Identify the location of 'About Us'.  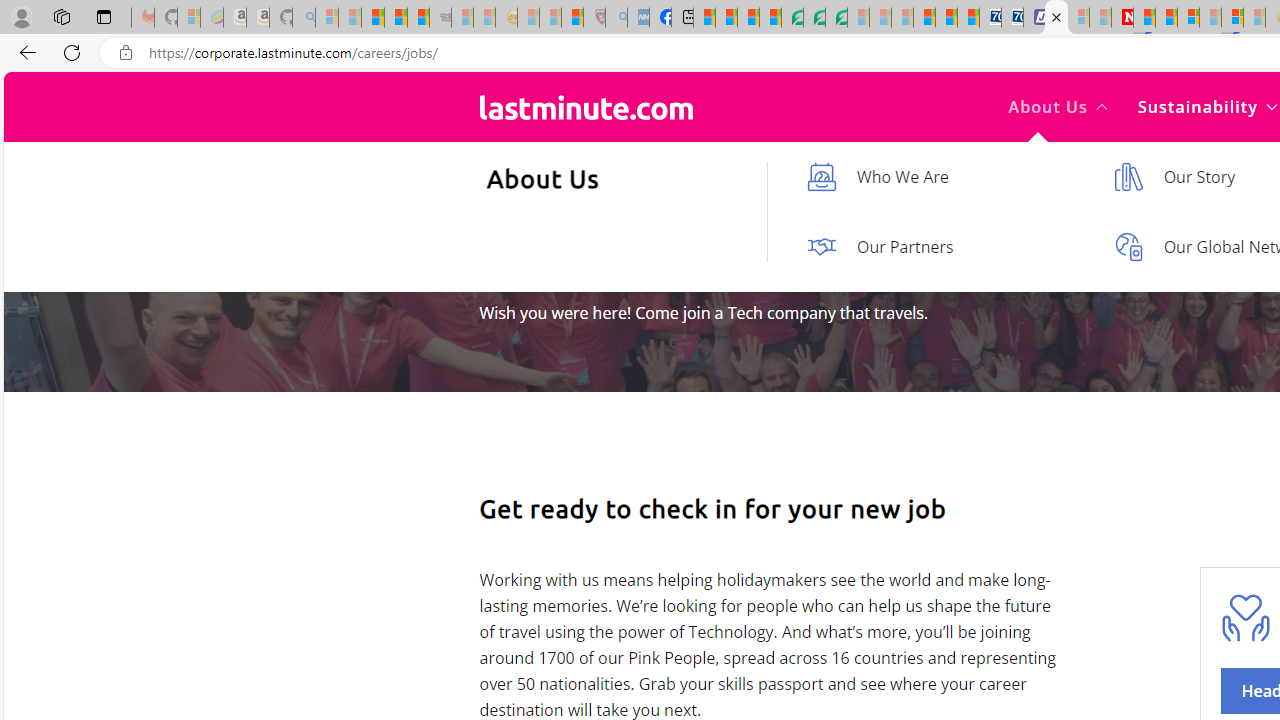
(1057, 106).